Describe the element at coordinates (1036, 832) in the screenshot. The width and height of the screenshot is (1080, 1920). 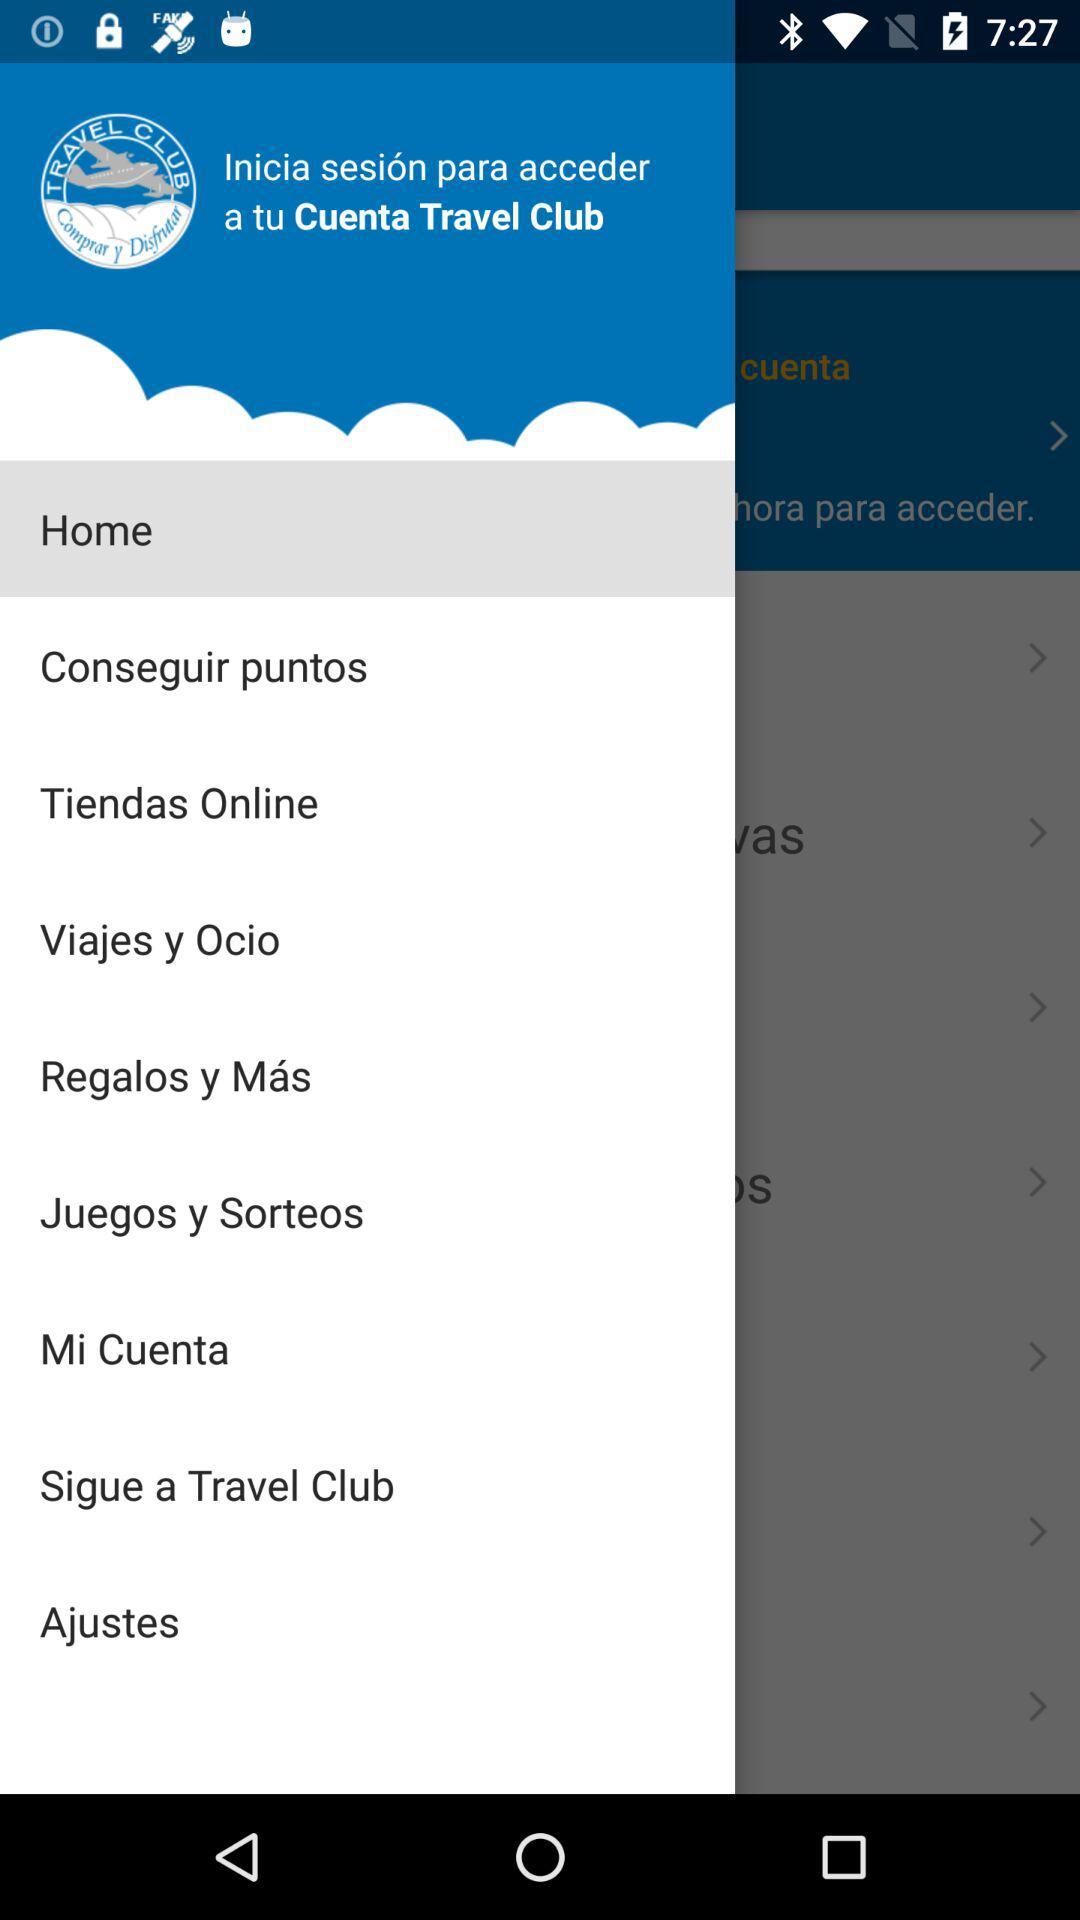
I see `the third right arrow` at that location.